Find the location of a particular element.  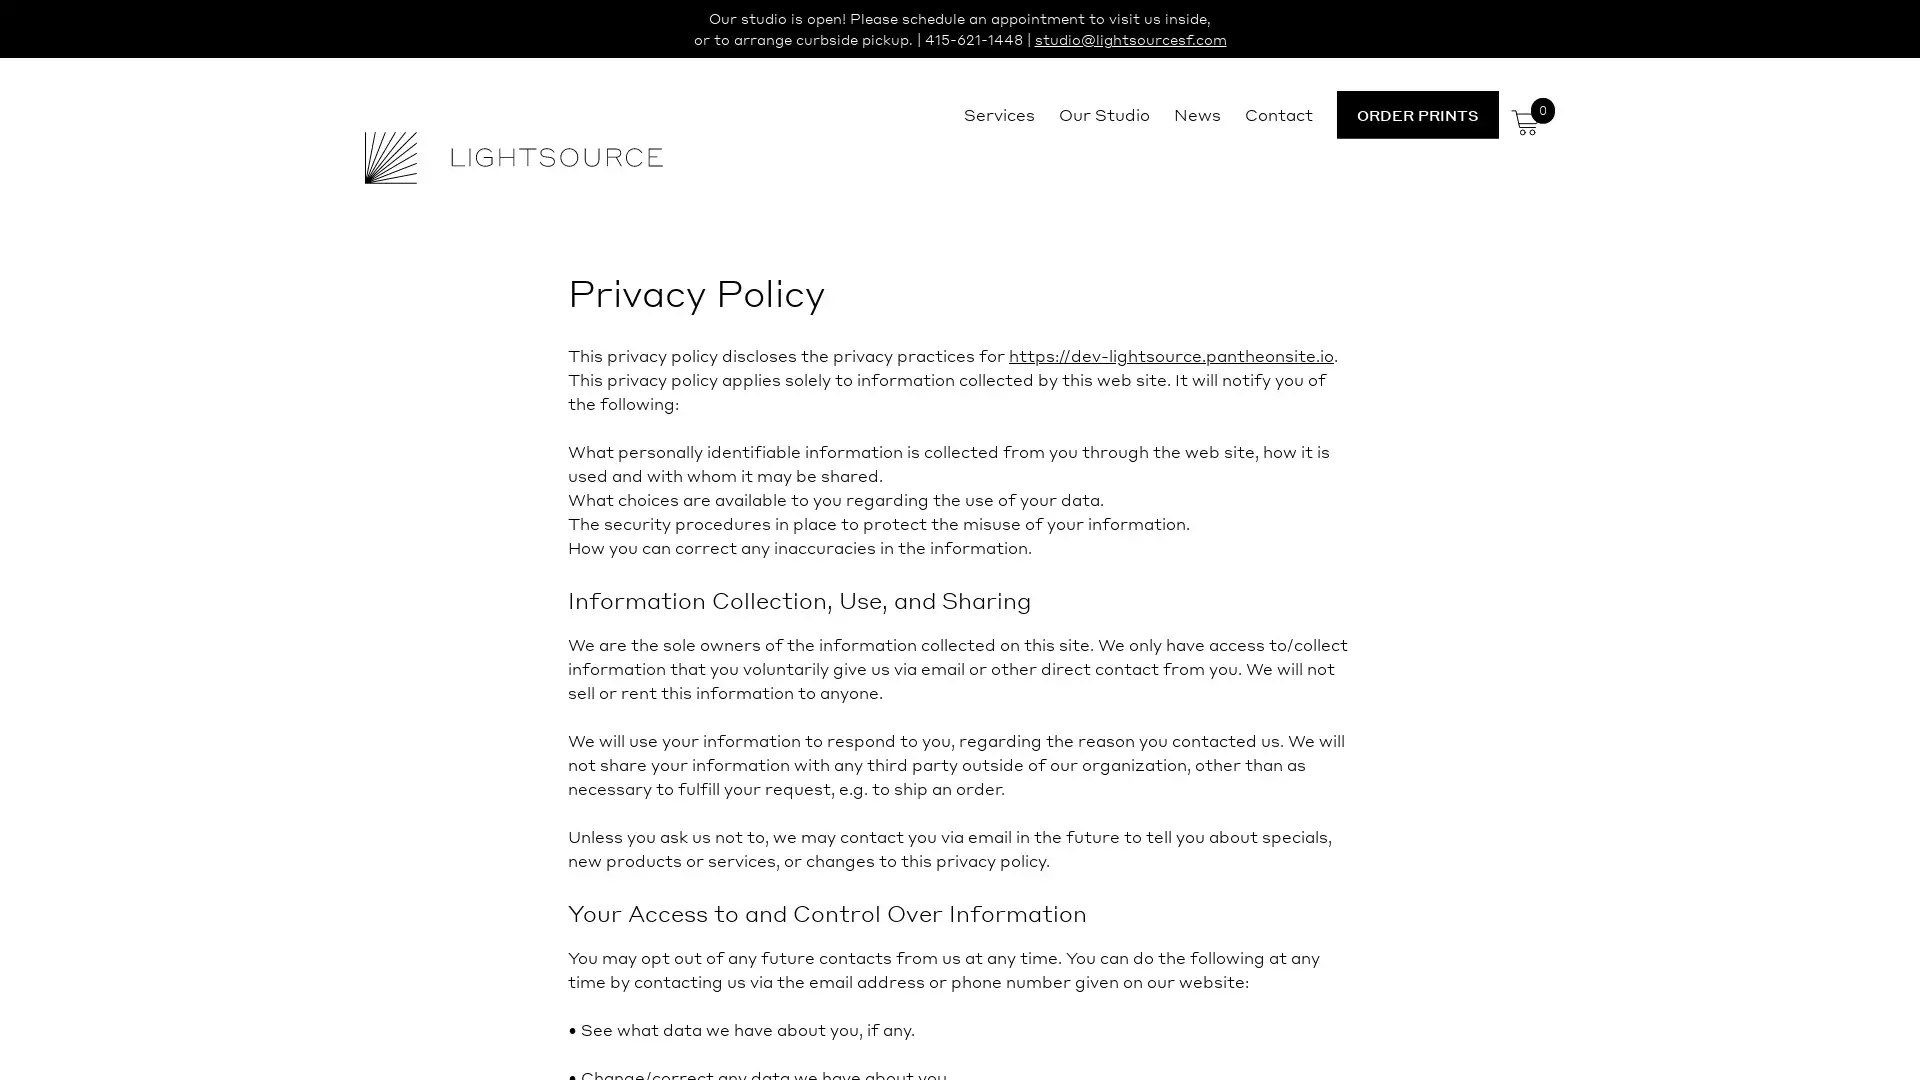

Sign up is located at coordinates (1147, 696).